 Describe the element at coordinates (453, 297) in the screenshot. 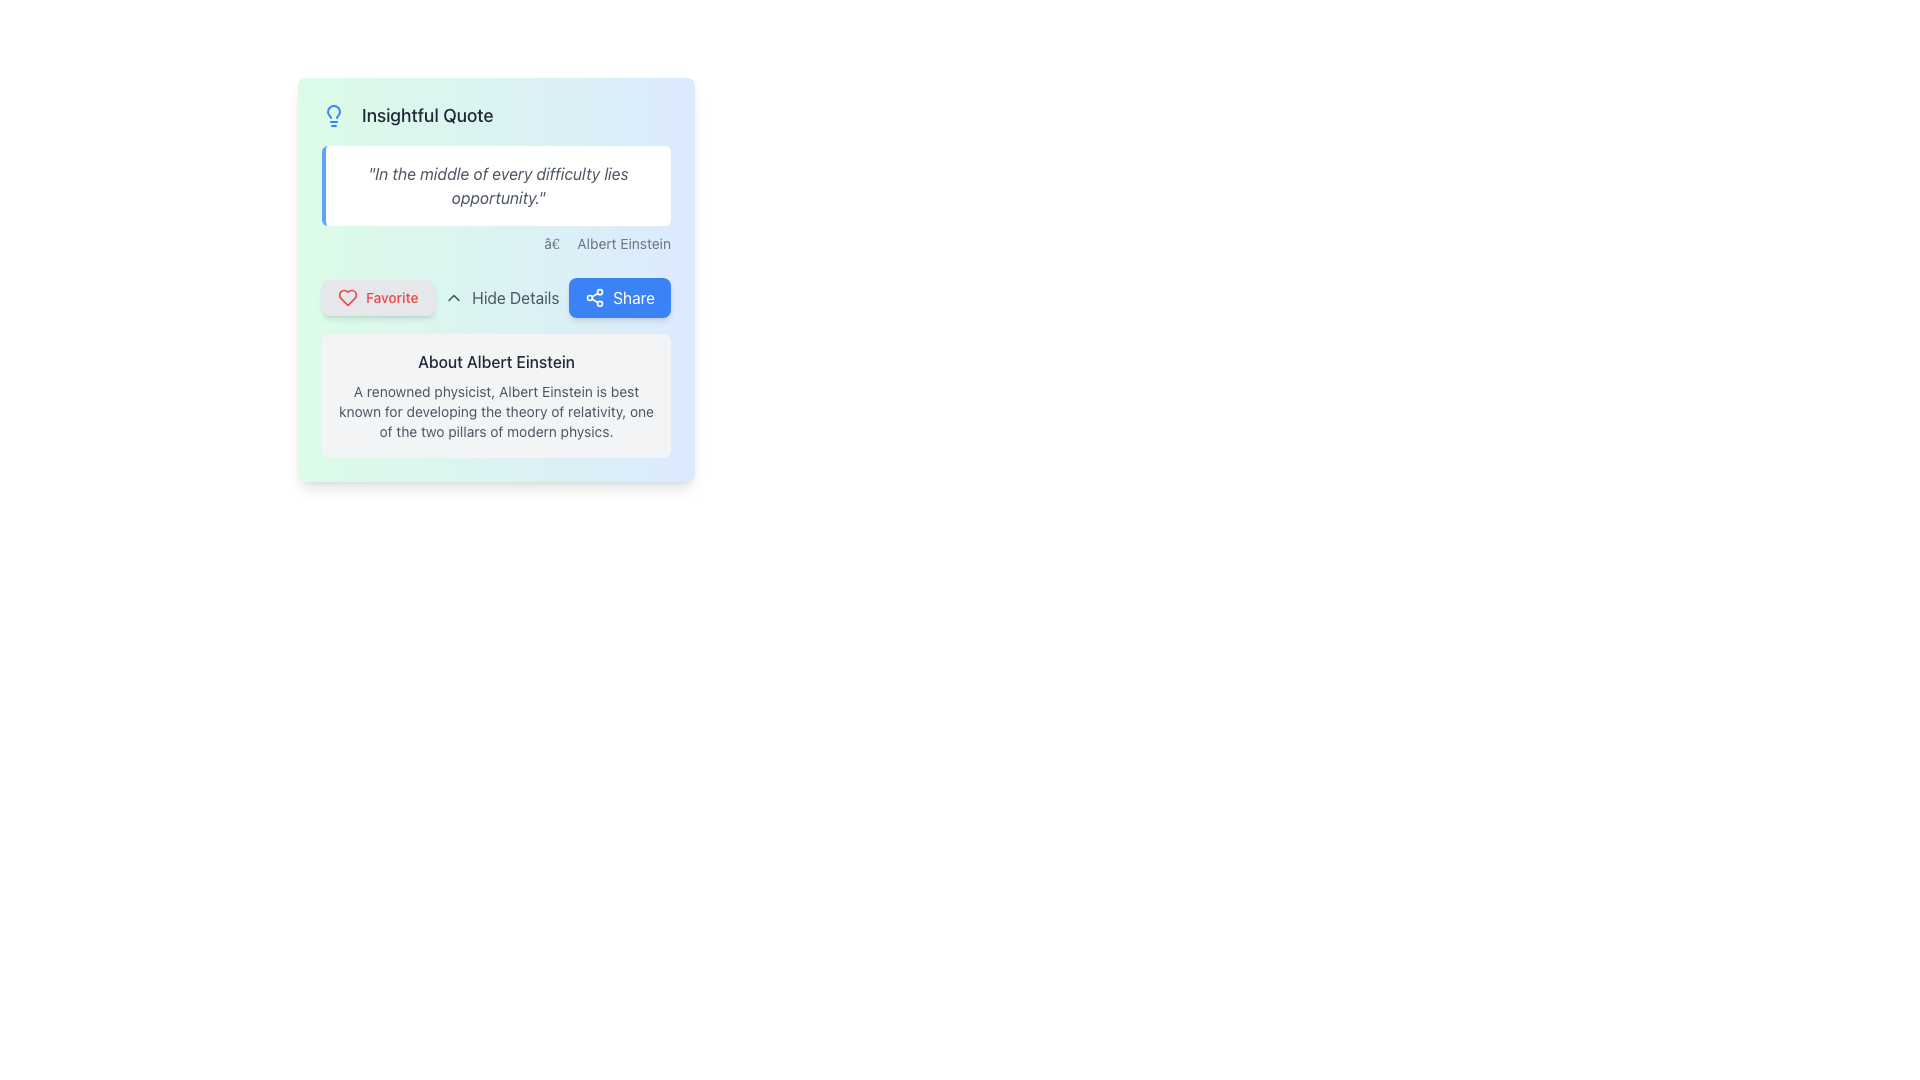

I see `the downward-facing chevron arrow icon located to the left of the 'Hide Details' text` at that location.